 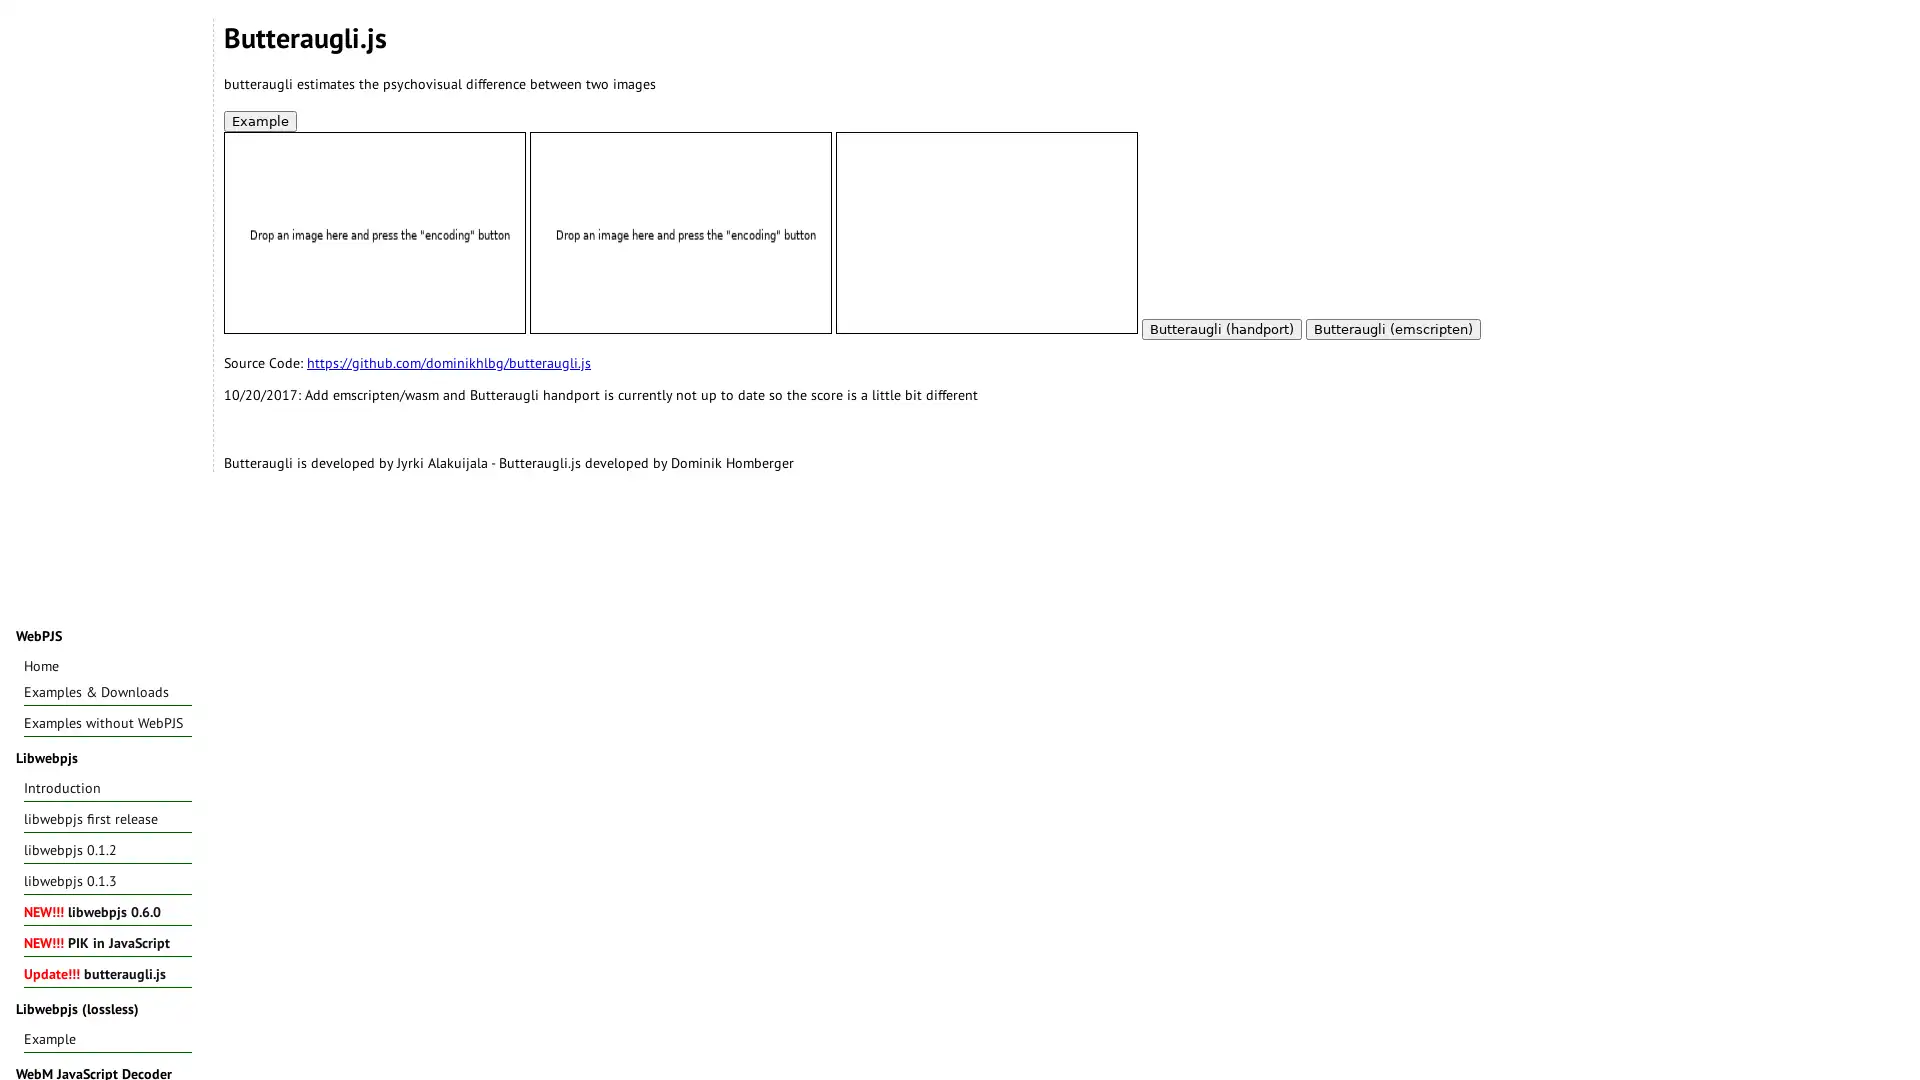 What do you see at coordinates (1221, 327) in the screenshot?
I see `Butteraugli (handport)` at bounding box center [1221, 327].